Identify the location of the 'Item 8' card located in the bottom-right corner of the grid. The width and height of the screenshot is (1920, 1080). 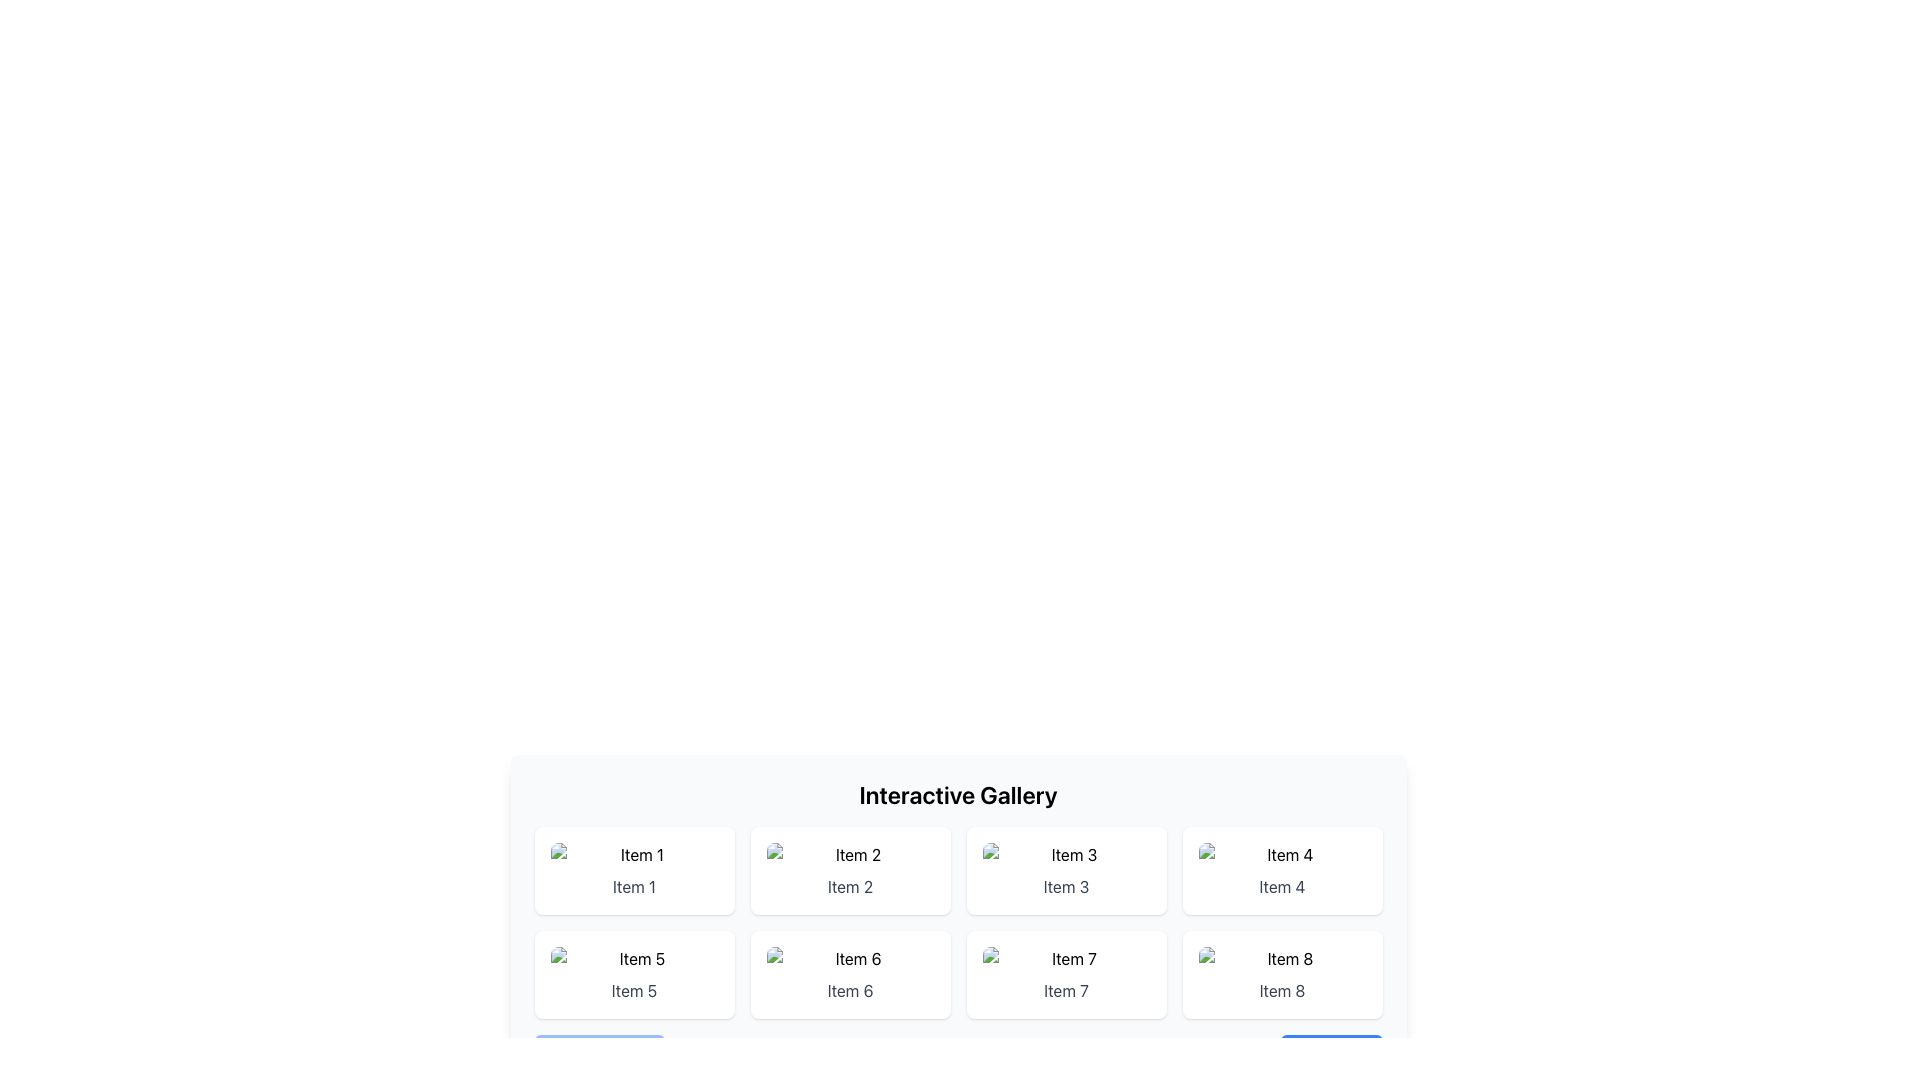
(1282, 974).